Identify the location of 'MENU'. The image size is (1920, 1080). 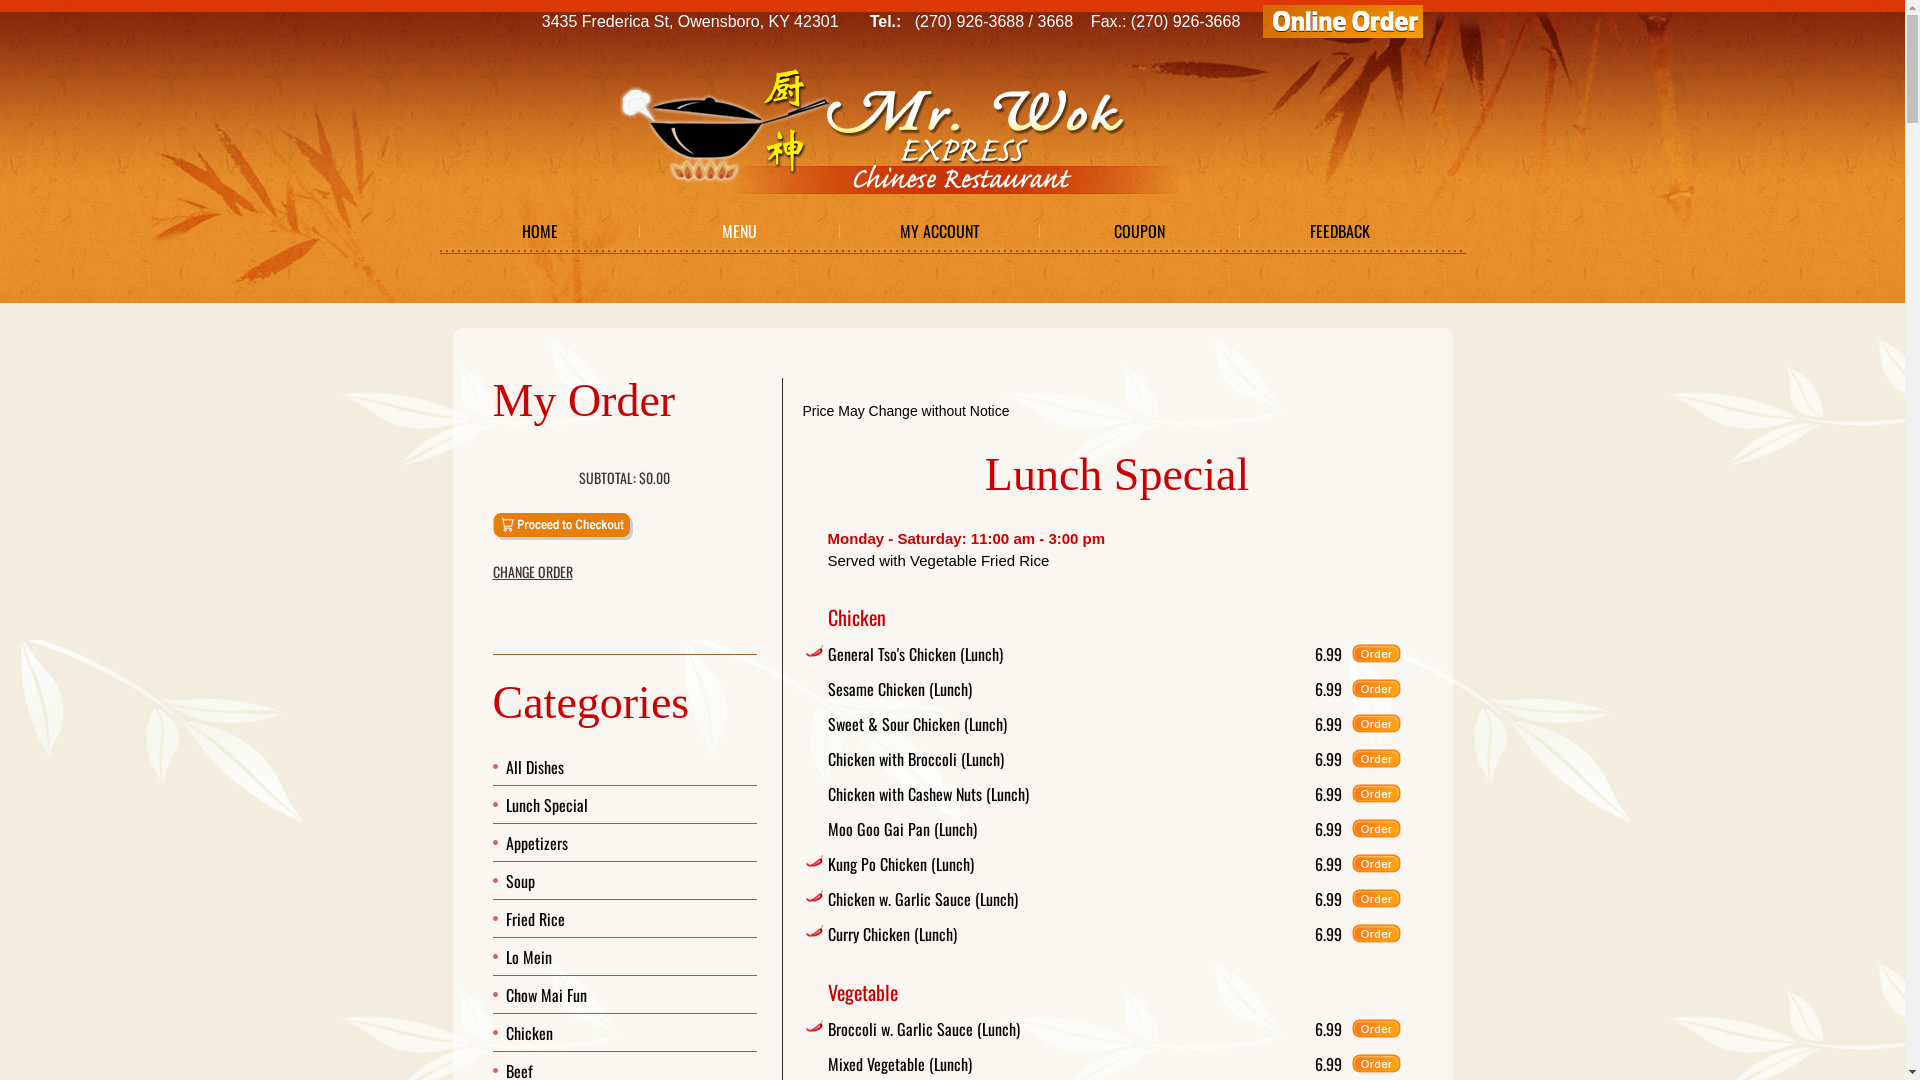
(738, 230).